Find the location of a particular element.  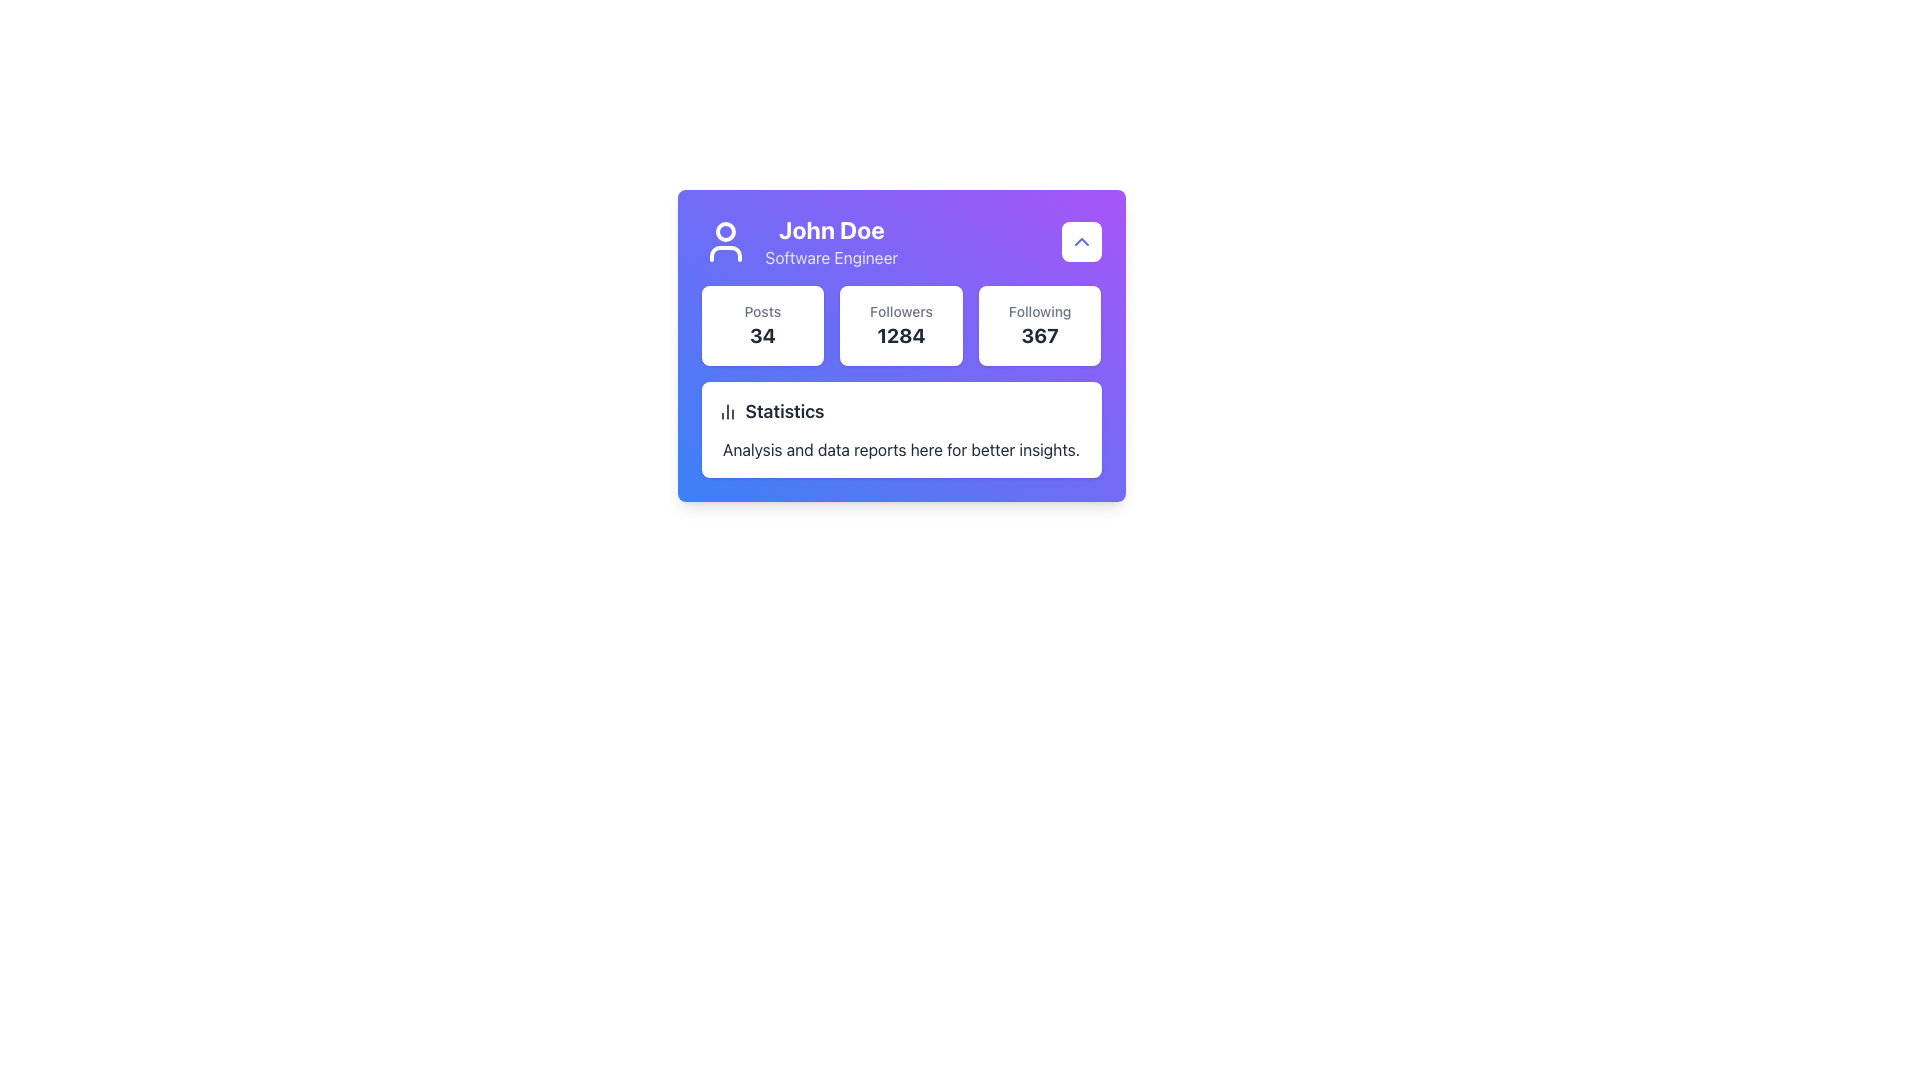

content displayed in the Profile Card Header, which shows the user's name and role alongside a profile icon is located at coordinates (798, 241).